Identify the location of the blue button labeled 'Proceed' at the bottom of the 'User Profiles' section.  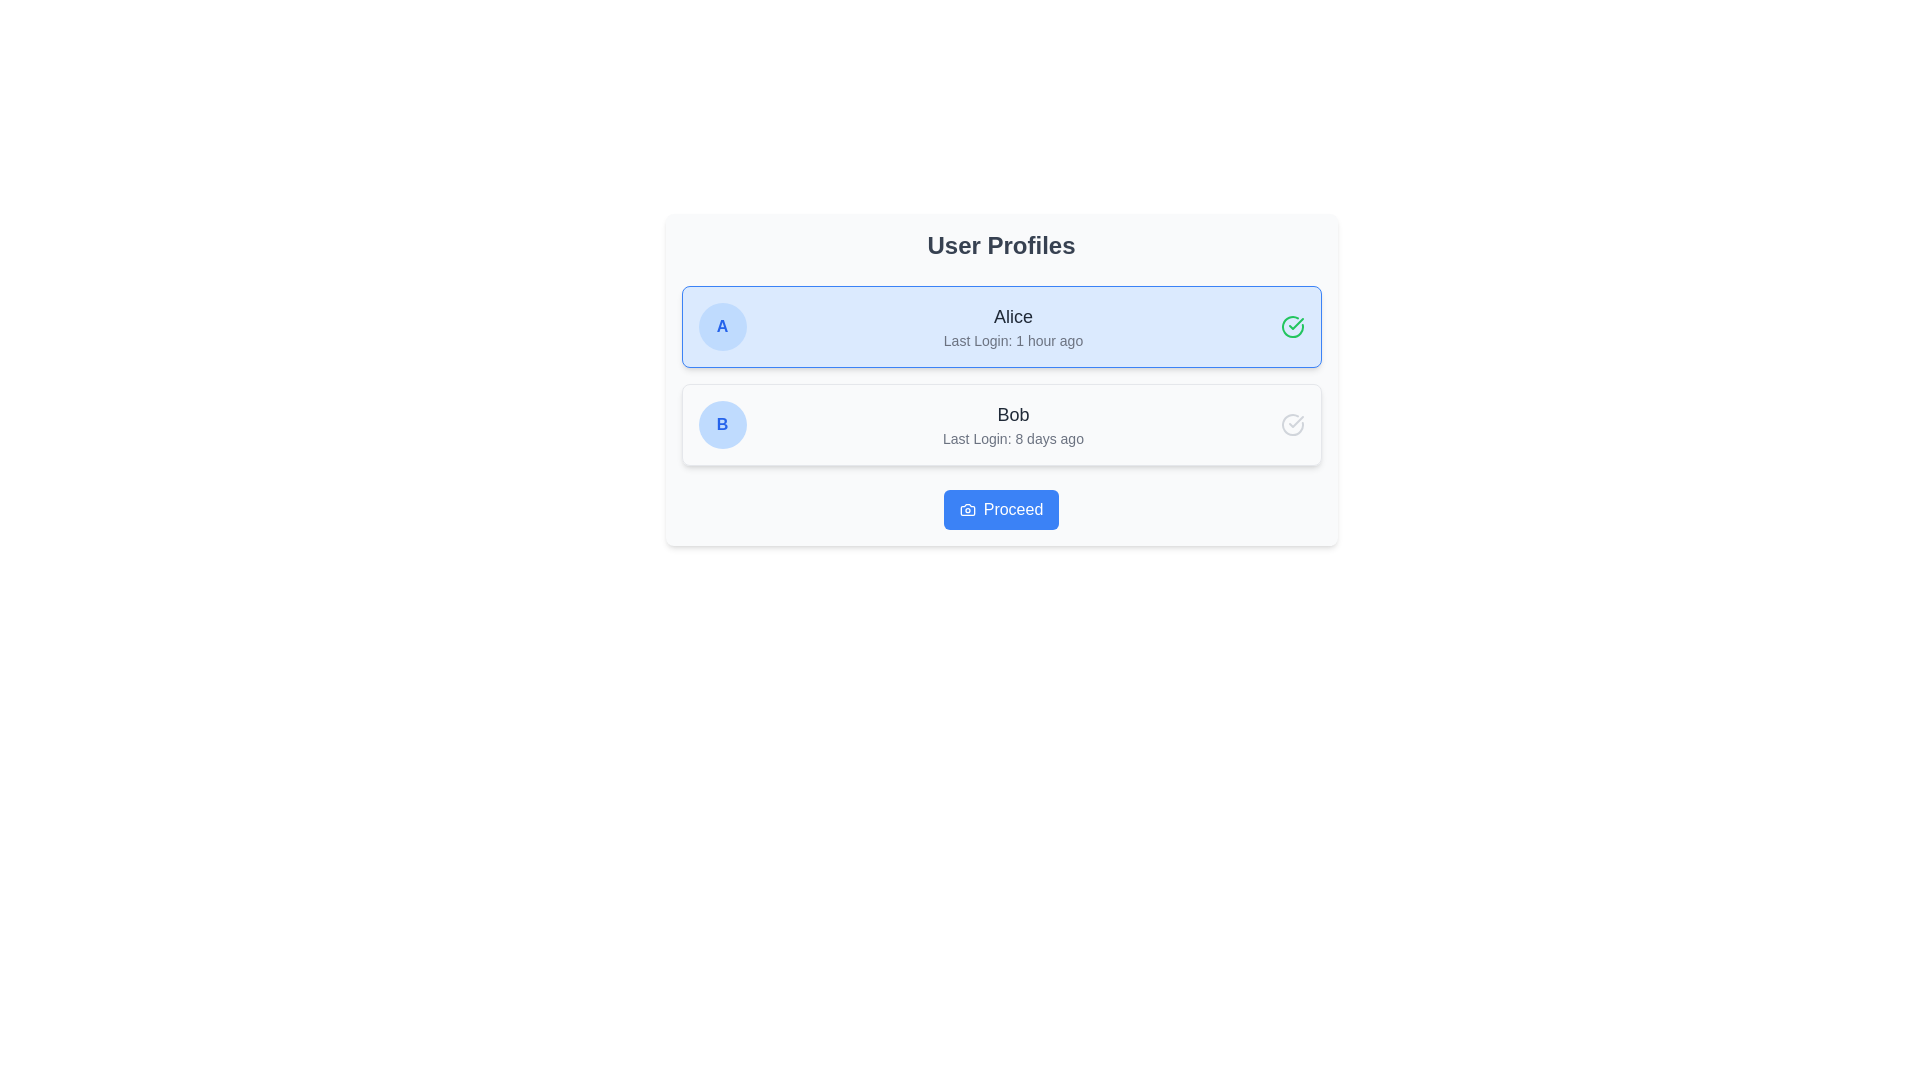
(1001, 508).